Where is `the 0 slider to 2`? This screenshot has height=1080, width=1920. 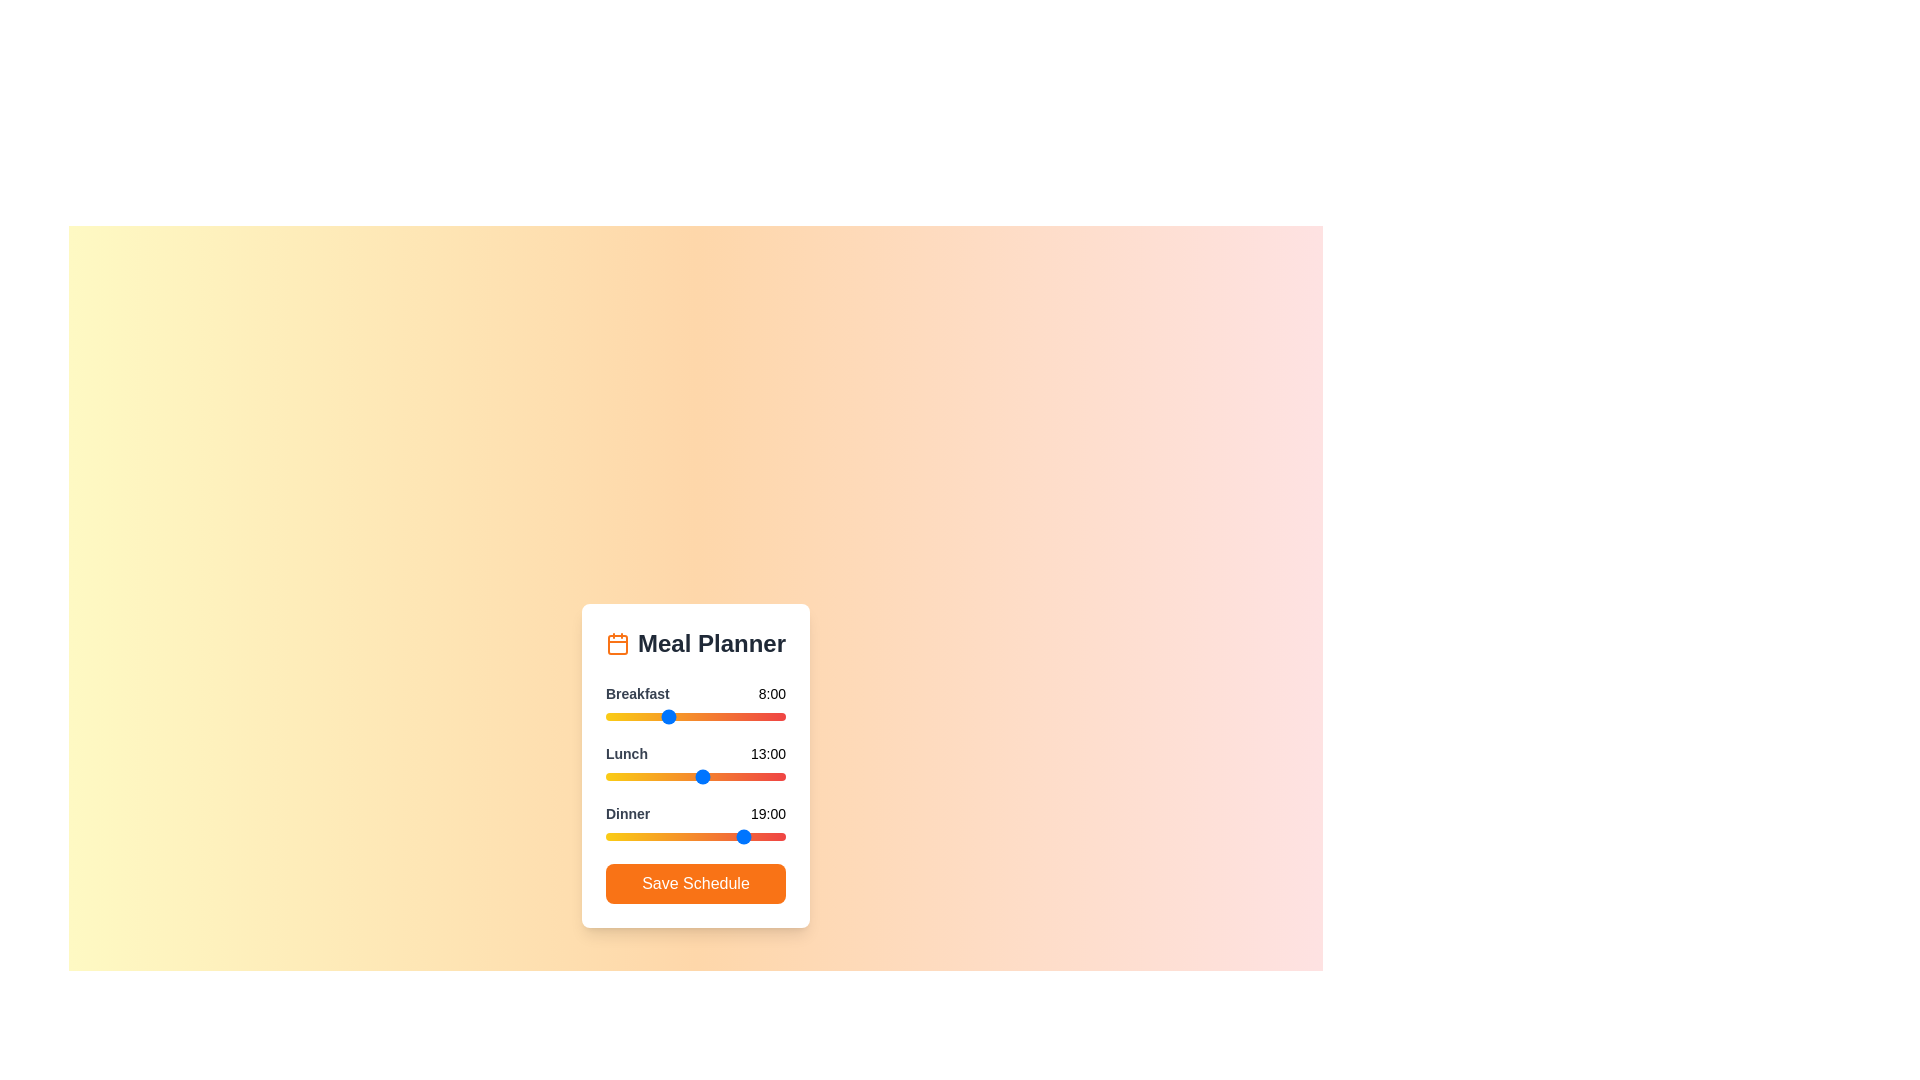 the 0 slider to 2 is located at coordinates (619, 716).